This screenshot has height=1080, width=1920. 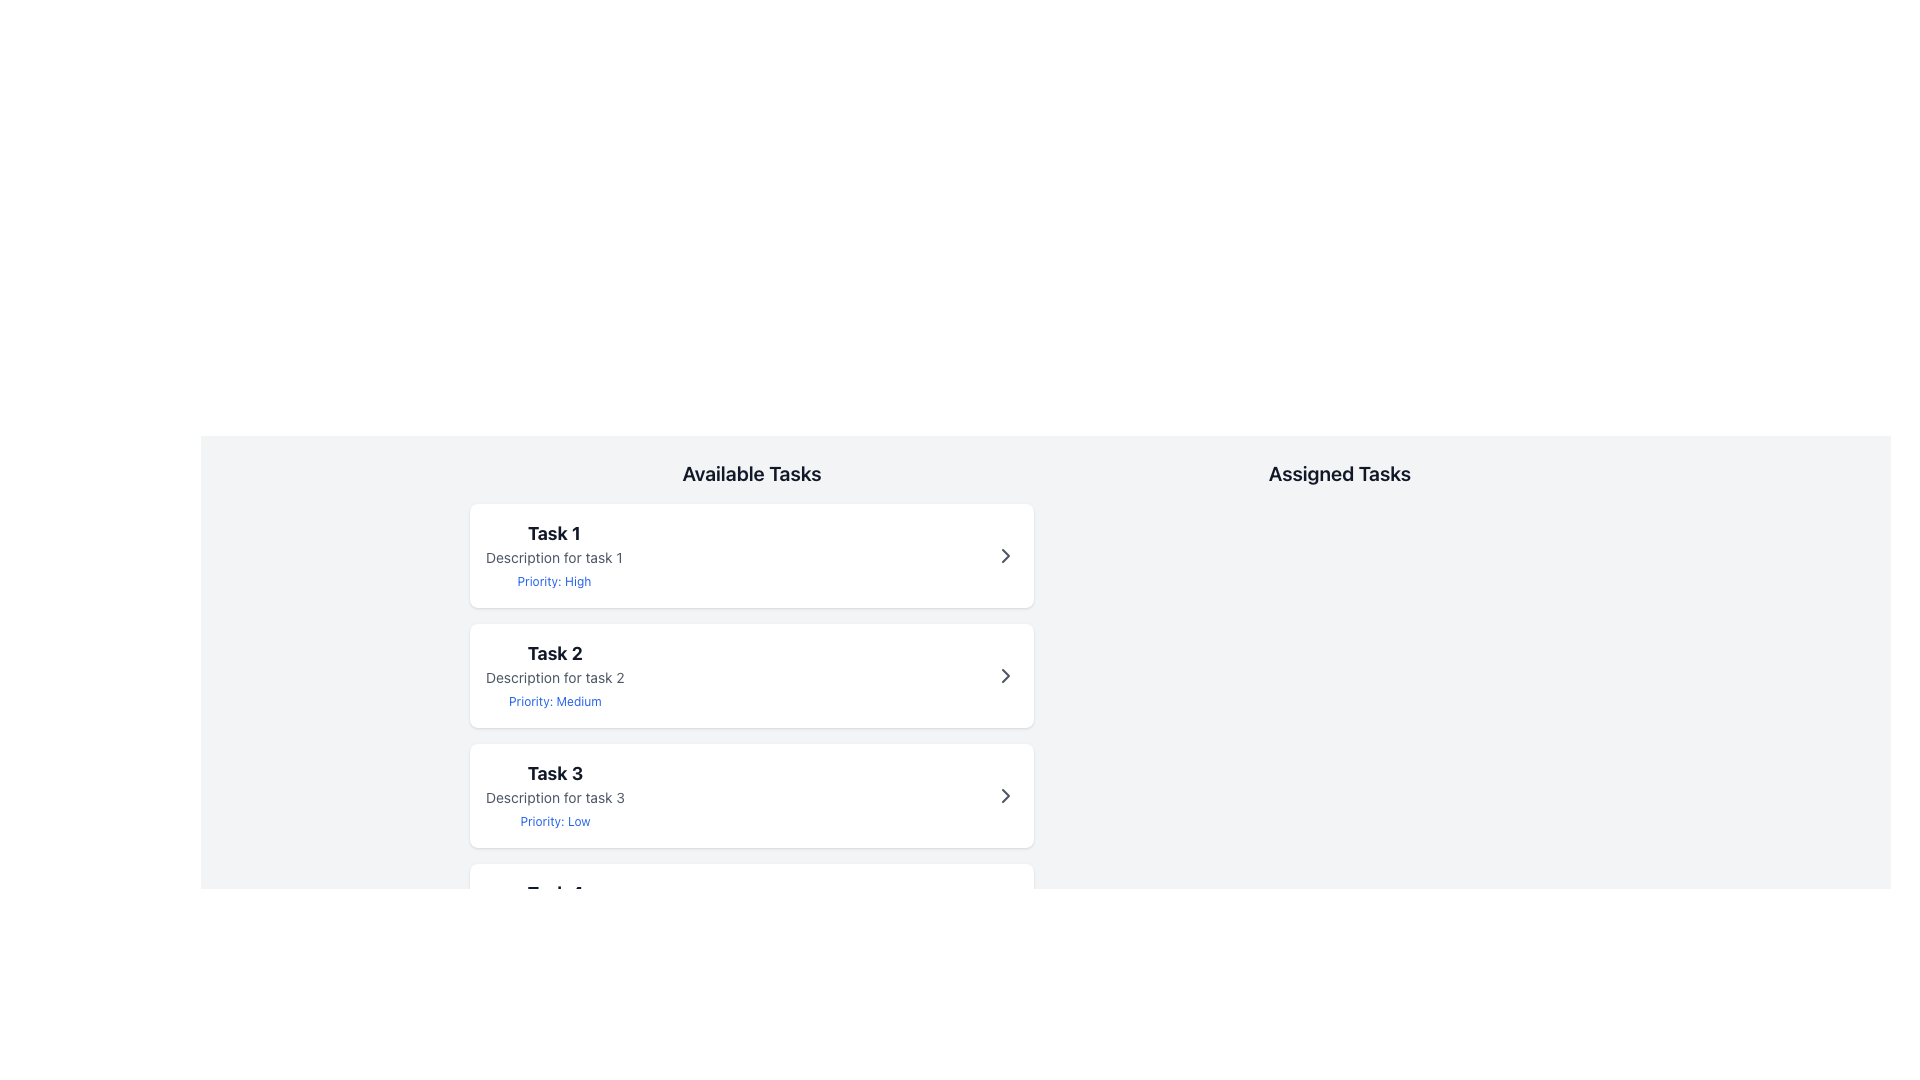 What do you see at coordinates (555, 654) in the screenshot?
I see `the 'Task 2' text label in the 'Available Tasks' section, which serves as the title for a task item and is located between 'Task 1' and 'Task 3'` at bounding box center [555, 654].